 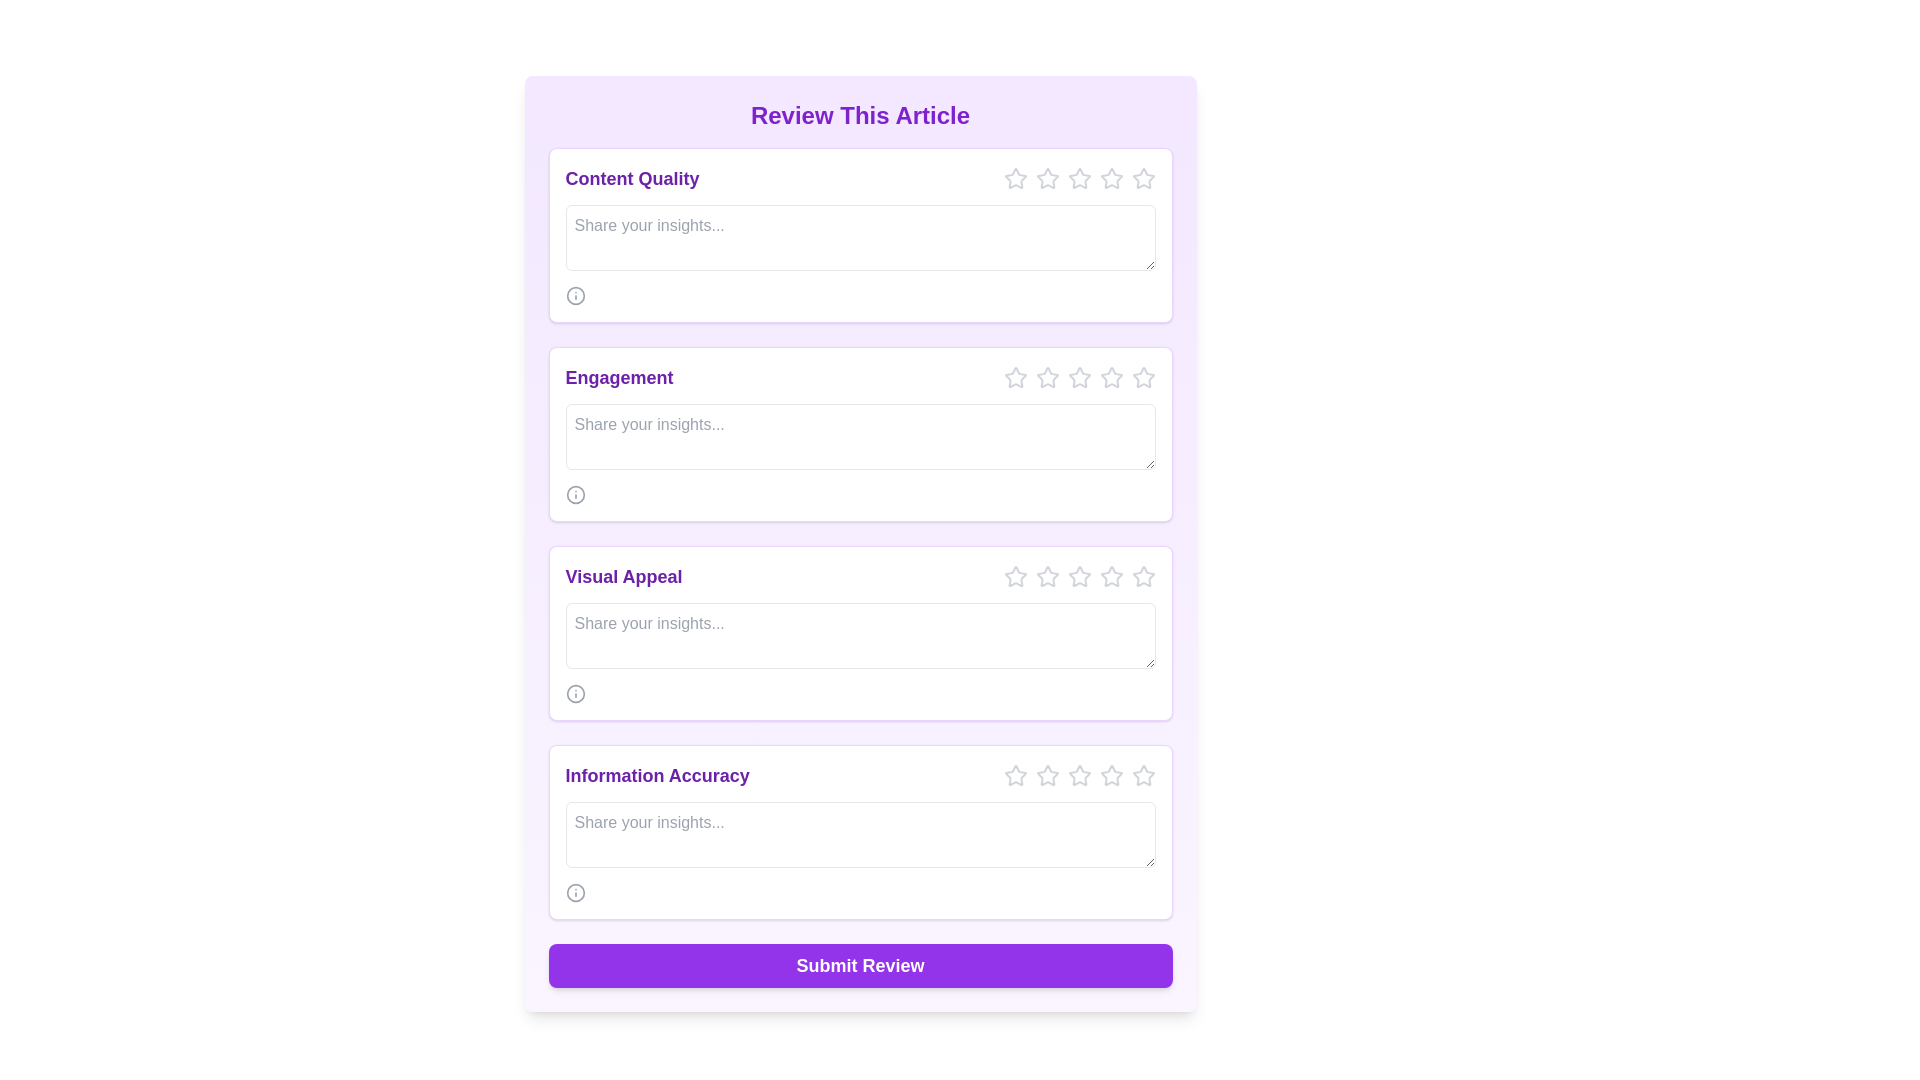 What do you see at coordinates (1046, 577) in the screenshot?
I see `the second star icon in the 'Visual Appeal' rating component` at bounding box center [1046, 577].